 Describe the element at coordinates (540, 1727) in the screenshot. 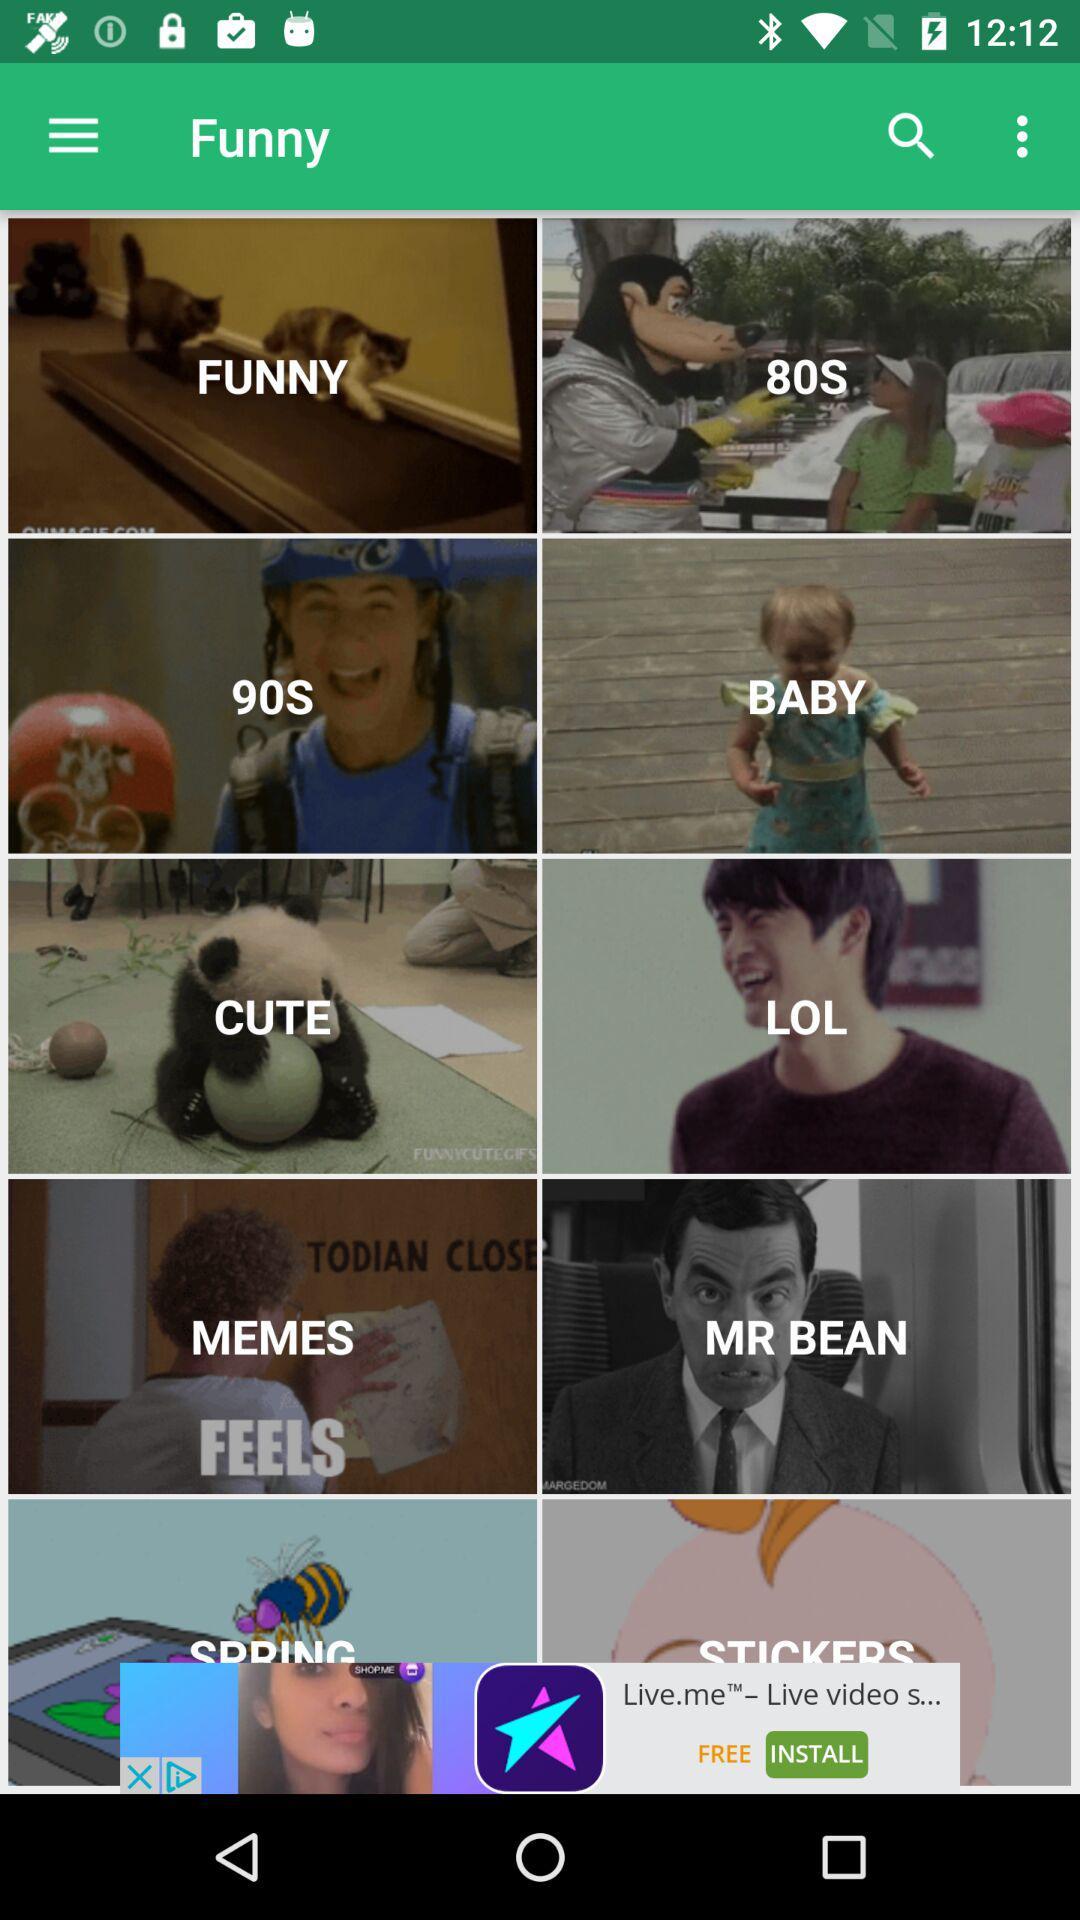

I see `advertisement` at that location.